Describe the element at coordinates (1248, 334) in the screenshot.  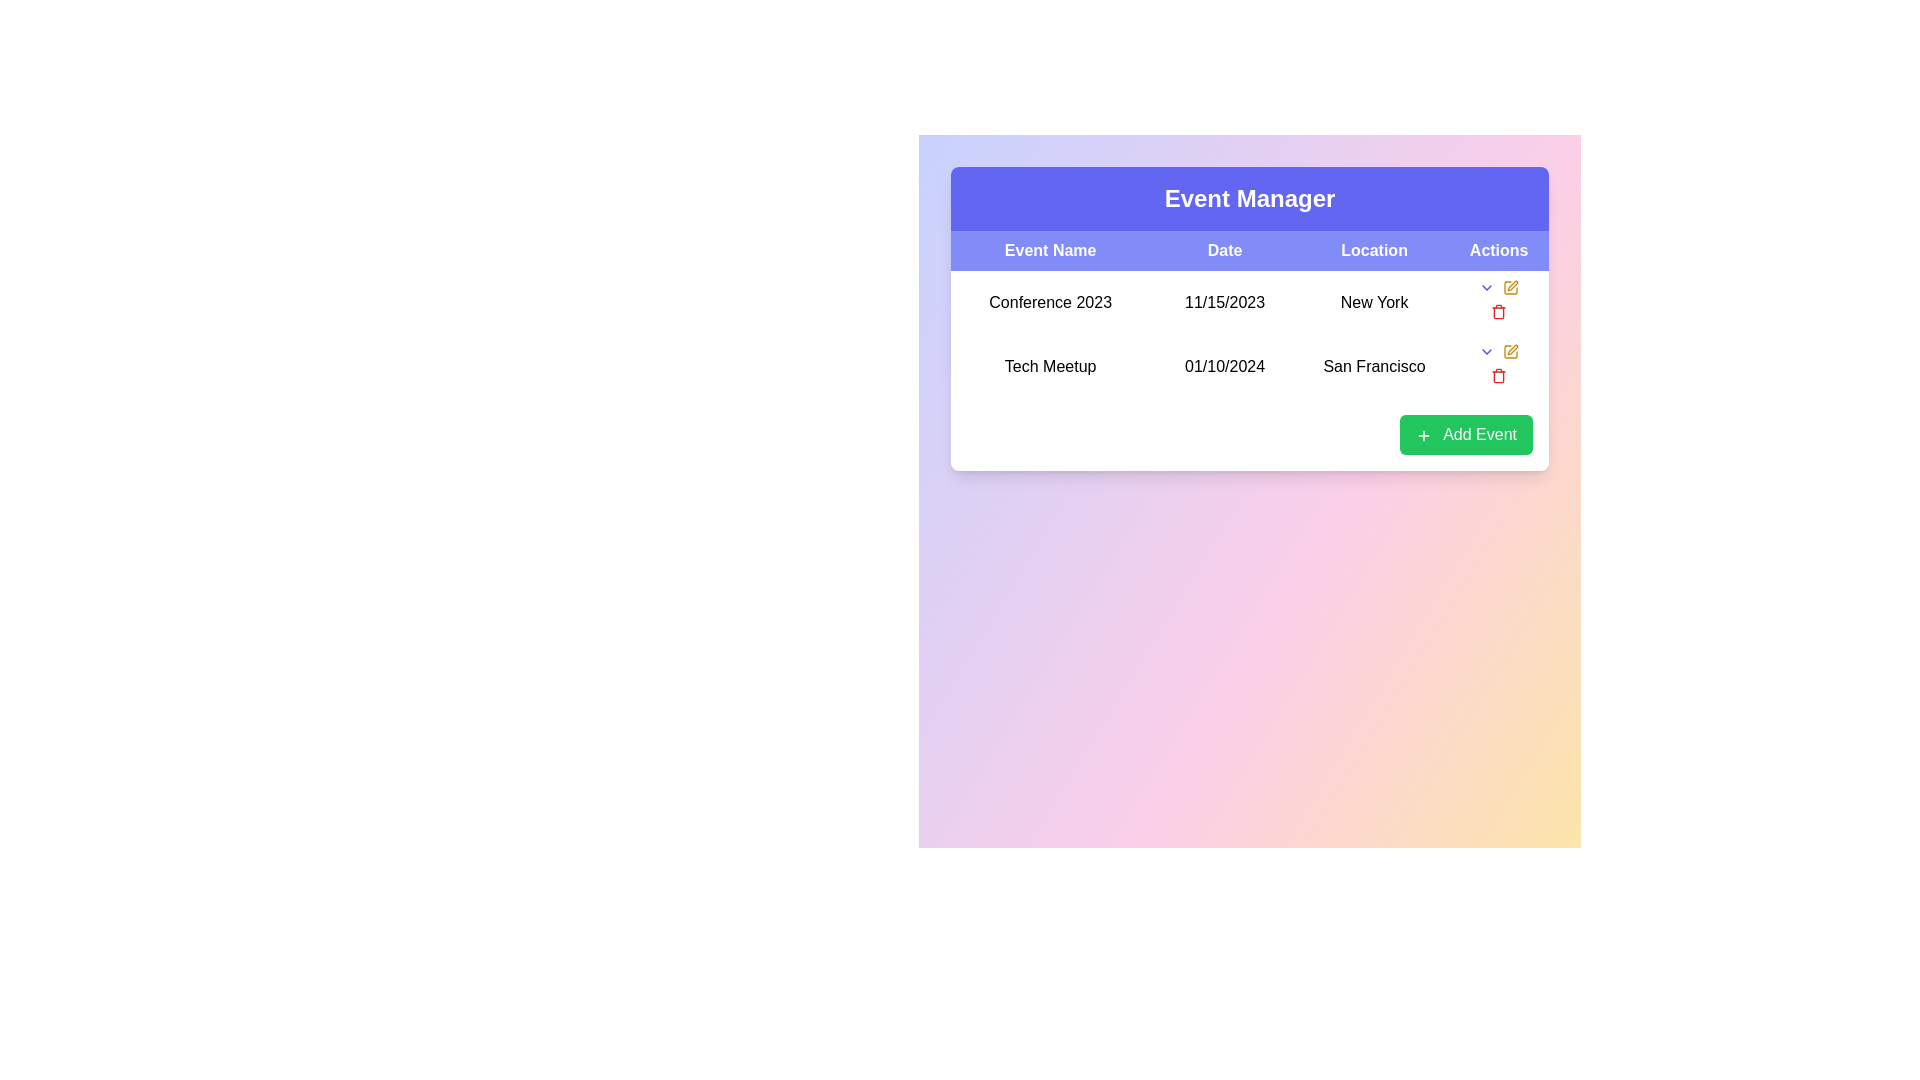
I see `the first table row displaying event details, which is located directly below the table headers` at that location.